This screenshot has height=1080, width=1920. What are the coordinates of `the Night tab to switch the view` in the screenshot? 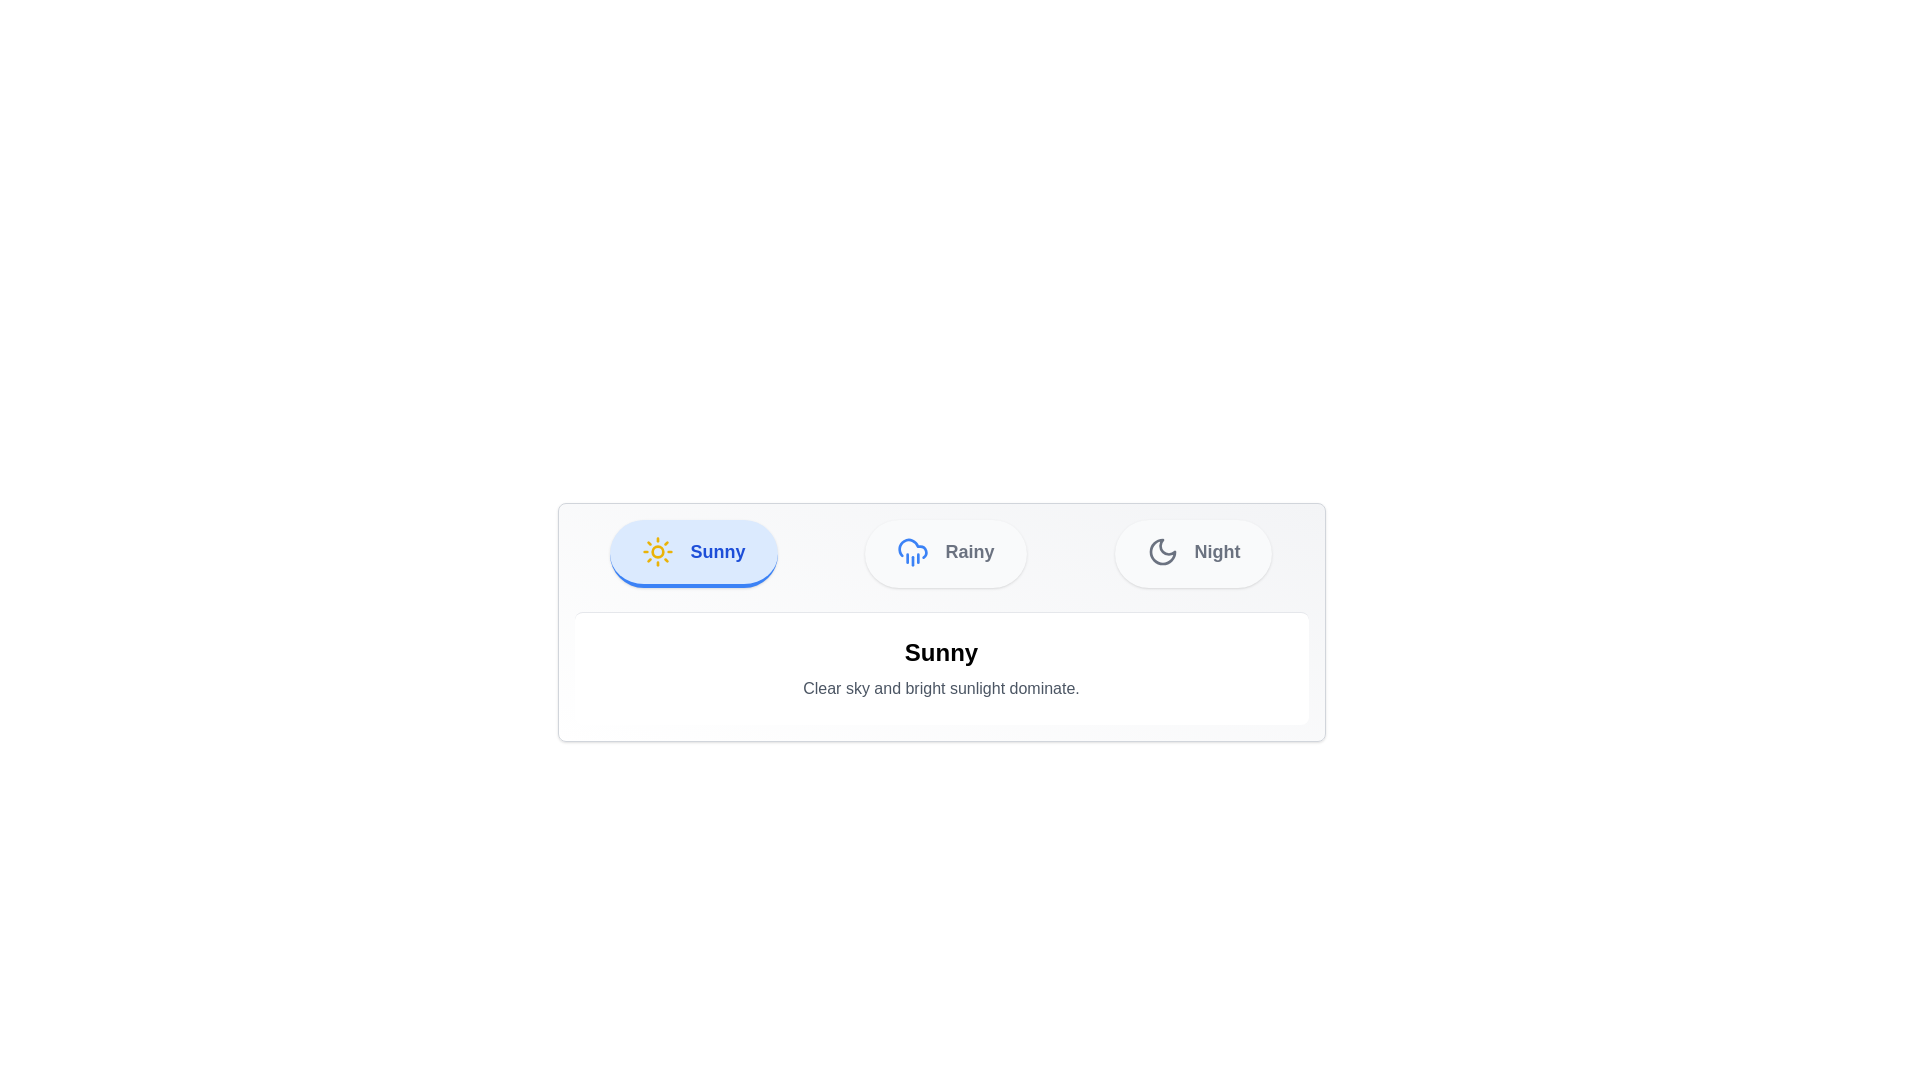 It's located at (1193, 554).